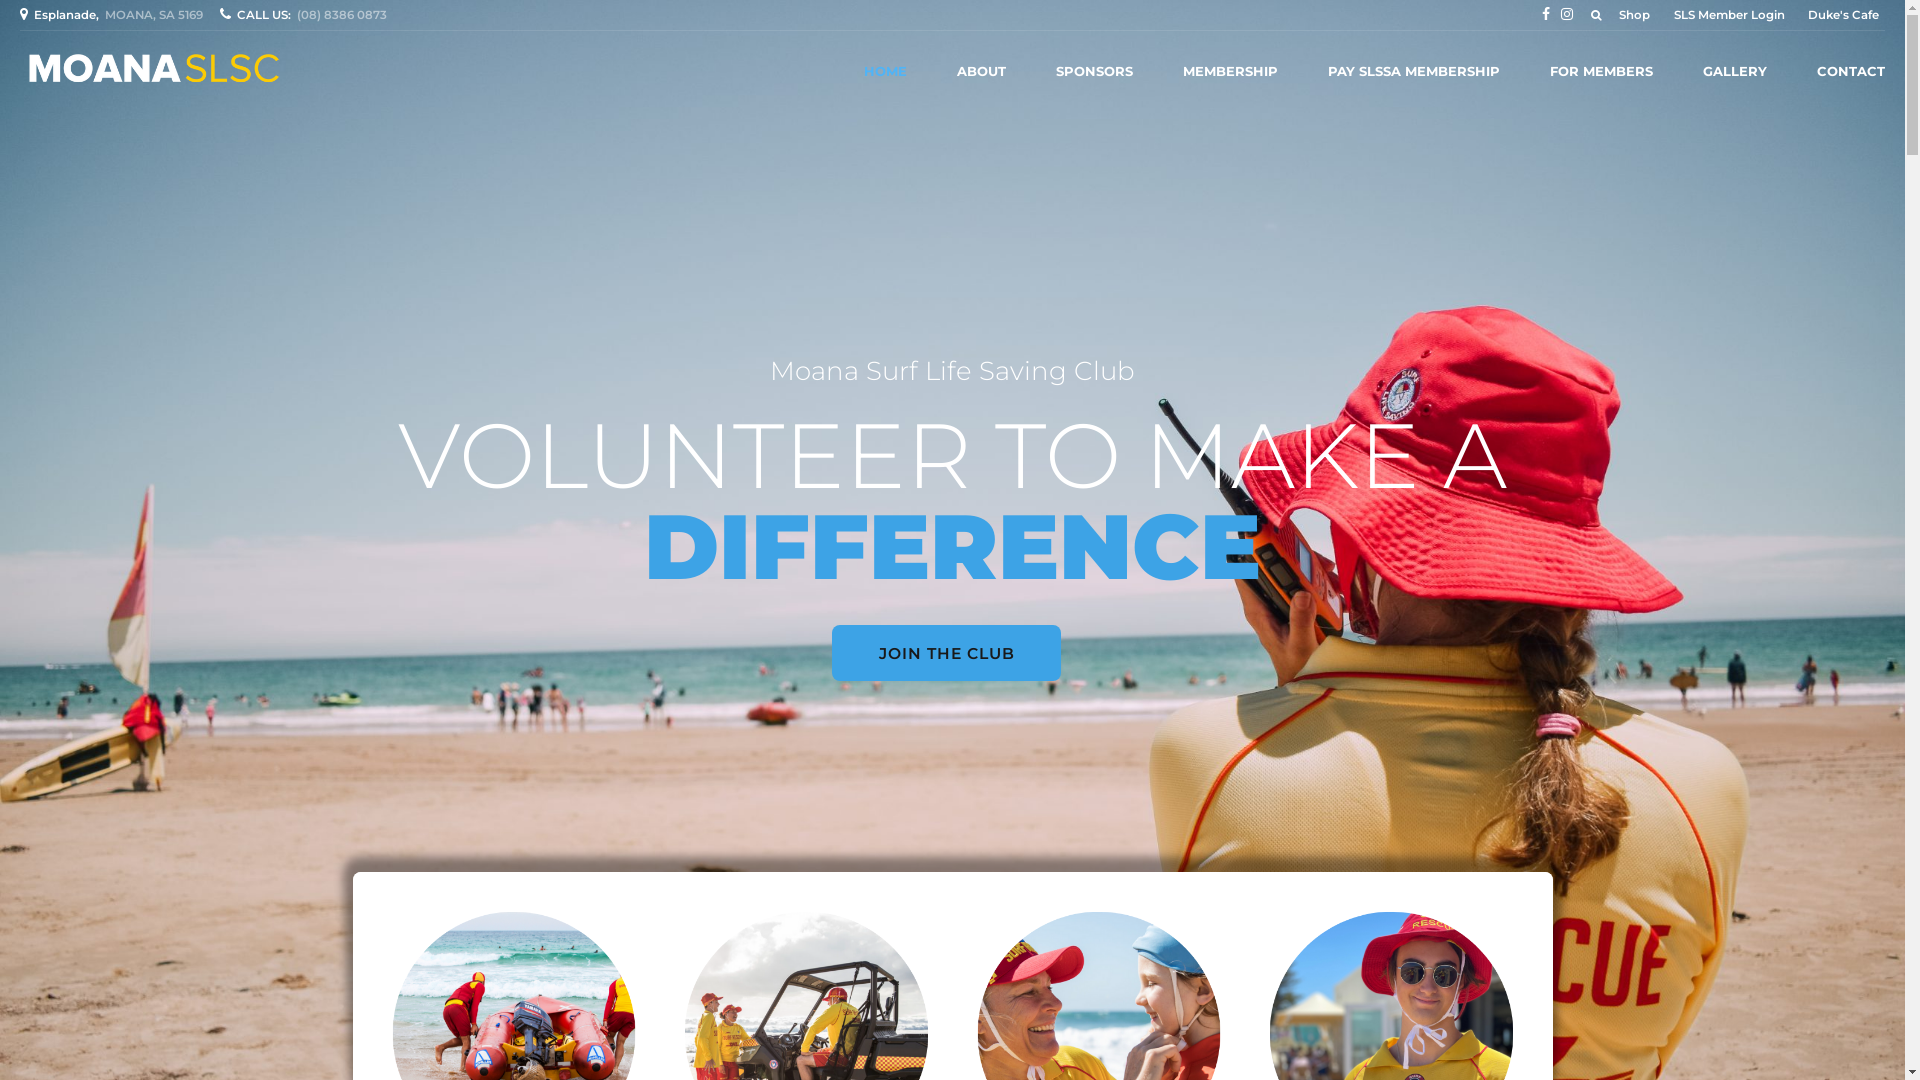  What do you see at coordinates (945, 653) in the screenshot?
I see `'JOIN THE CLUB'` at bounding box center [945, 653].